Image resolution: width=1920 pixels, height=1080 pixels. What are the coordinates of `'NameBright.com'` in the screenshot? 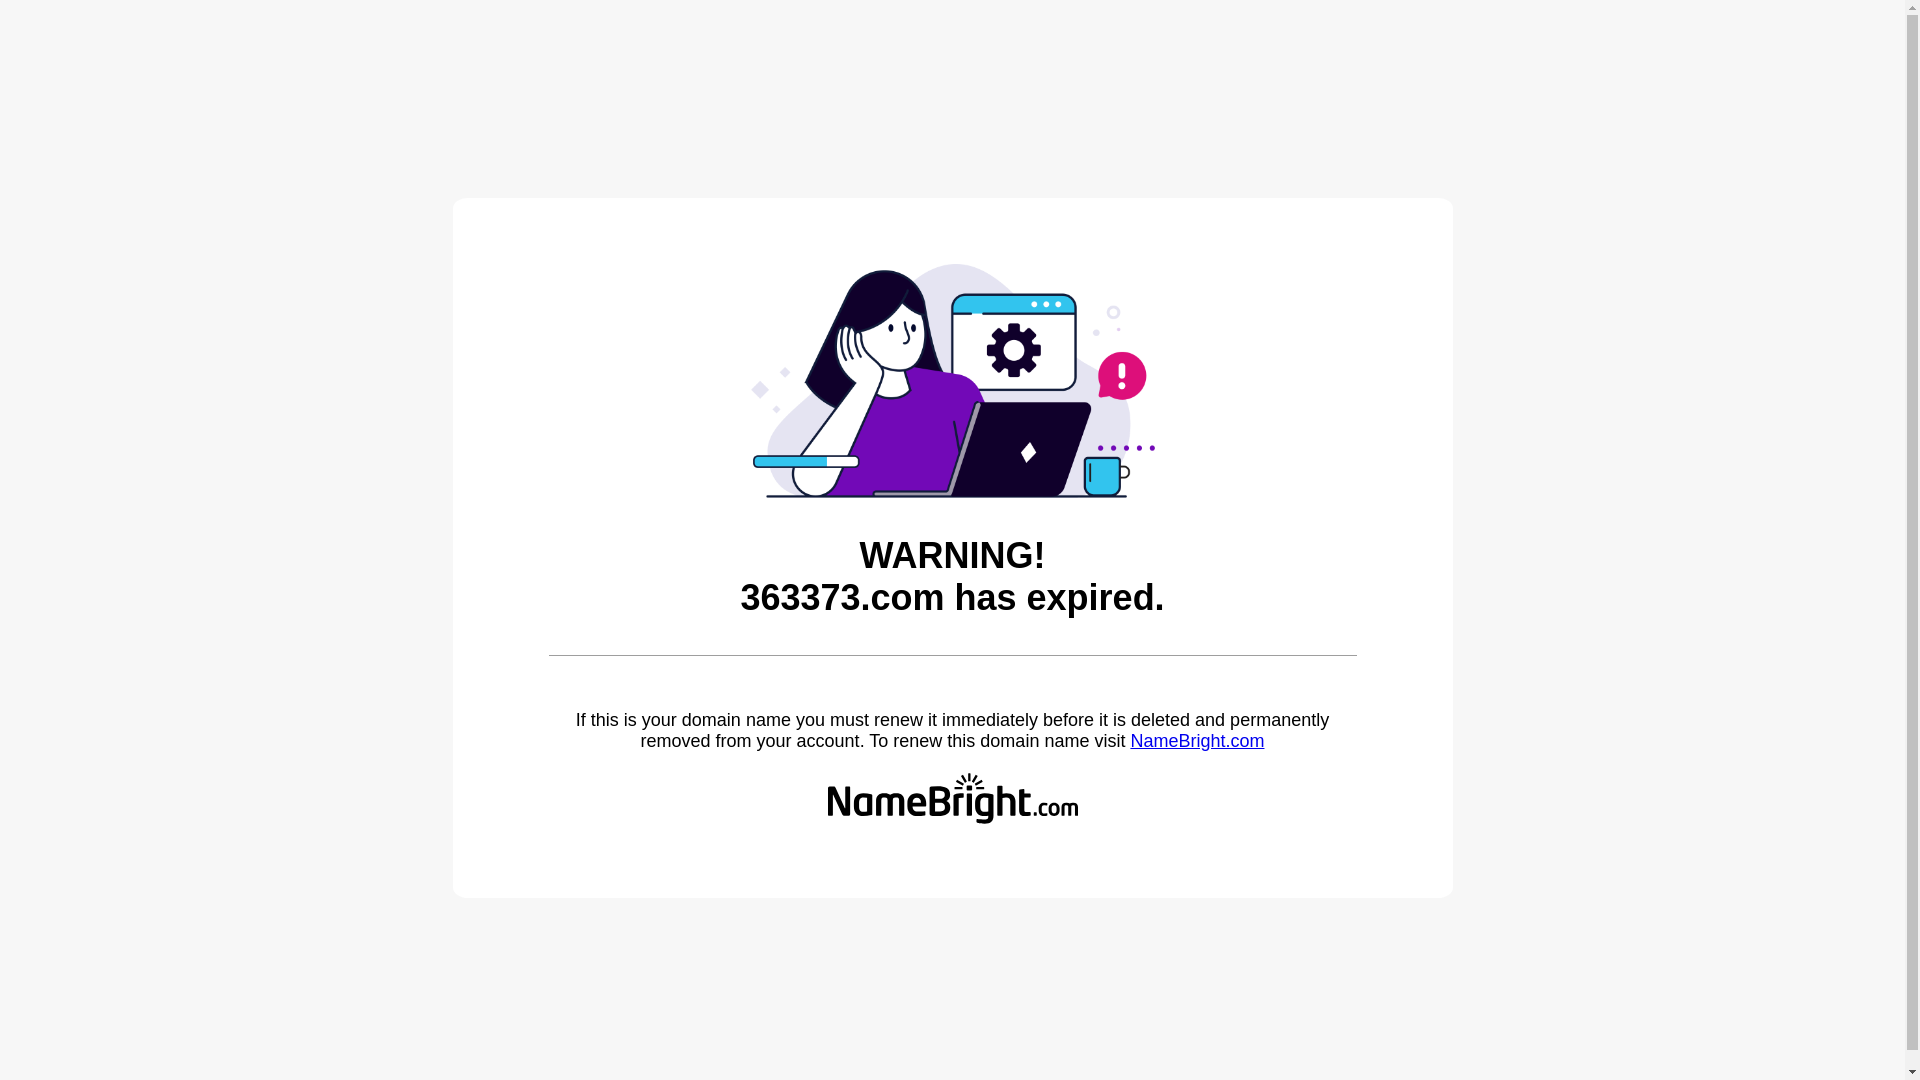 It's located at (1196, 740).